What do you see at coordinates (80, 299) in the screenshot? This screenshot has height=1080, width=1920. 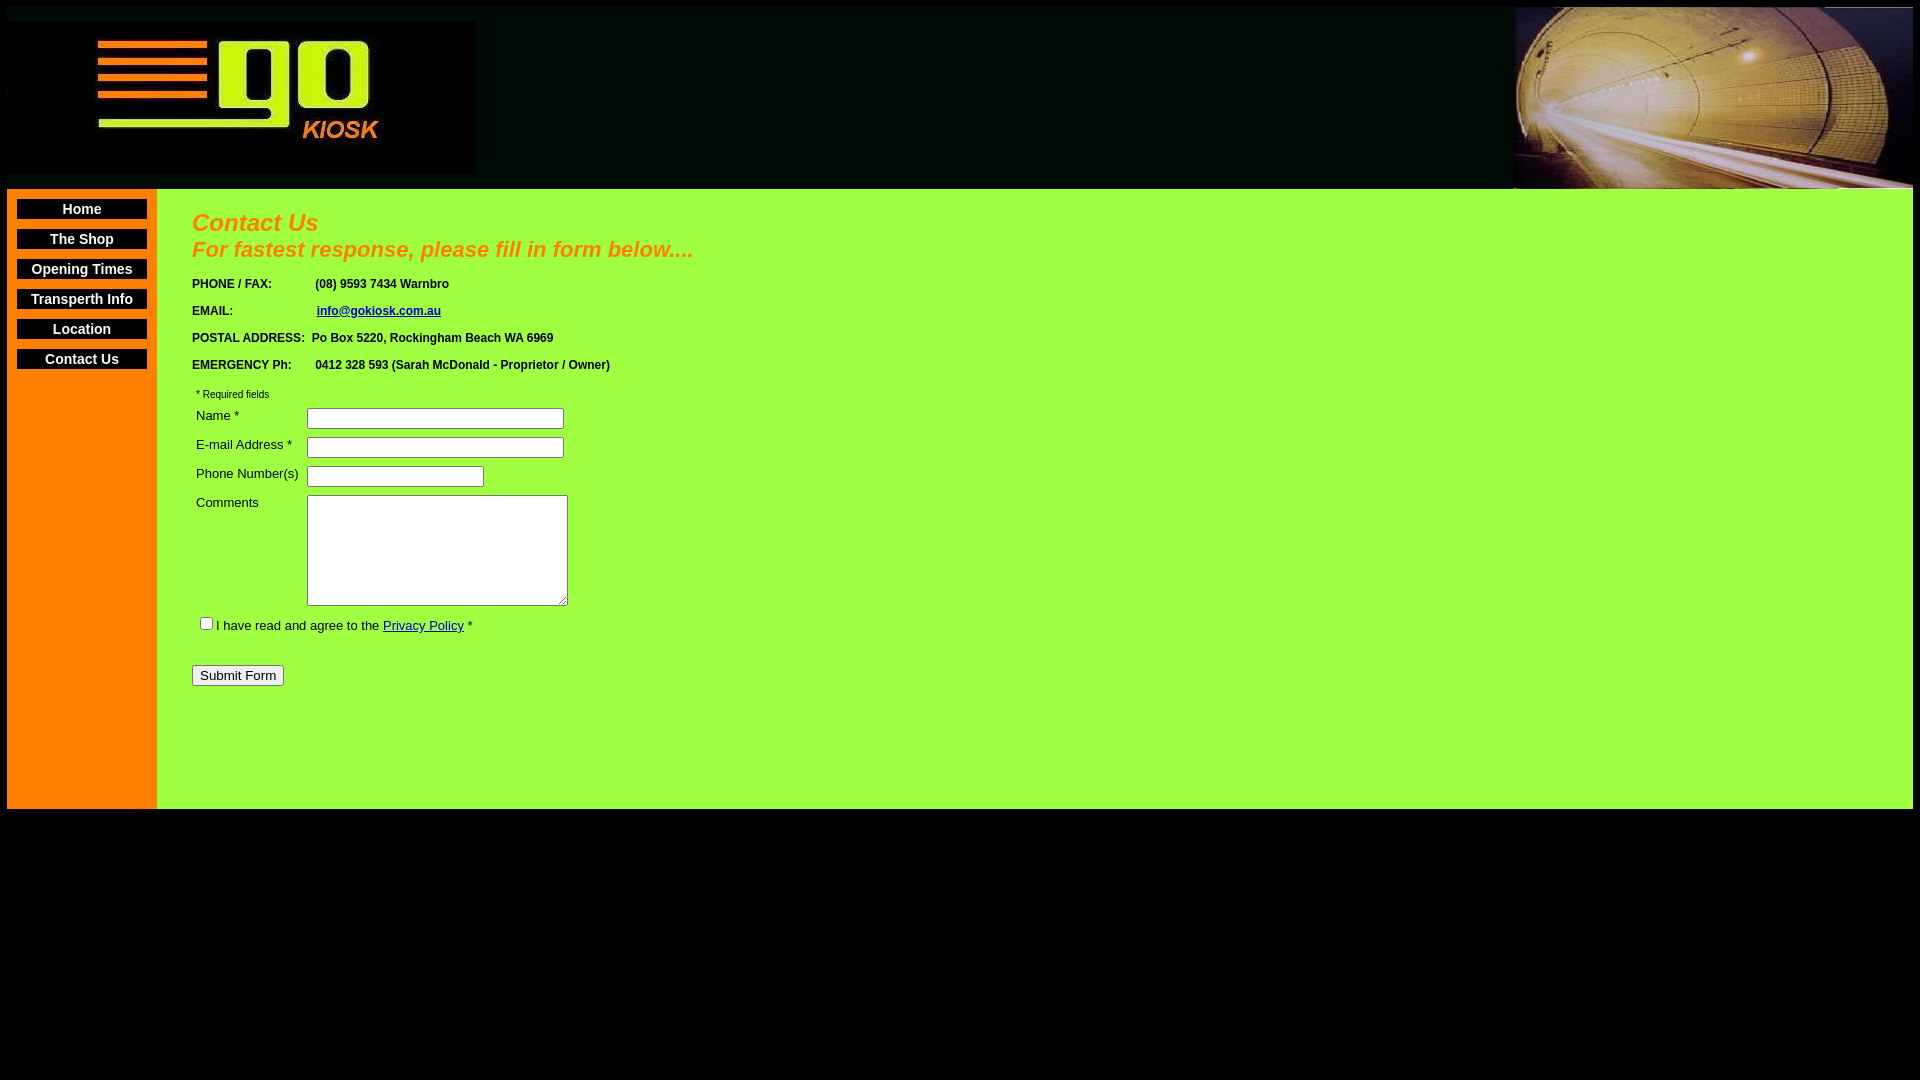 I see `'Transperth Info'` at bounding box center [80, 299].